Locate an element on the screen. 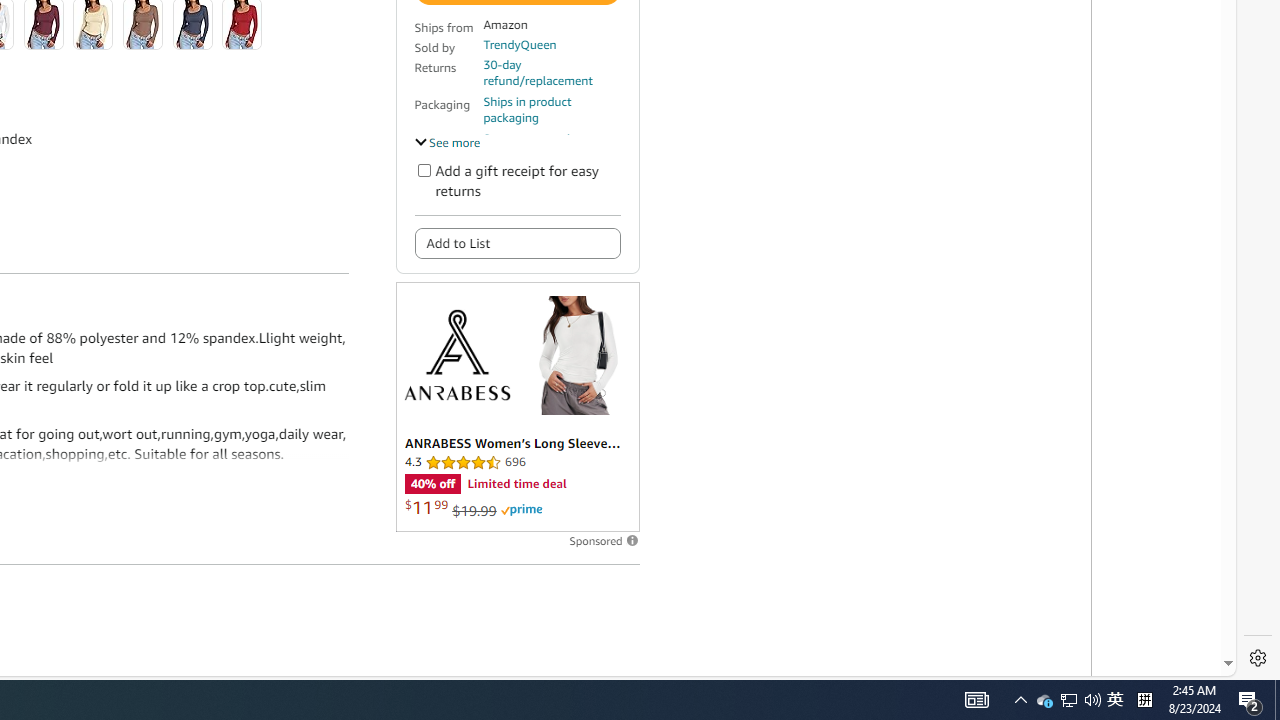 The width and height of the screenshot is (1280, 720). 'Sponsored ad' is located at coordinates (517, 406).